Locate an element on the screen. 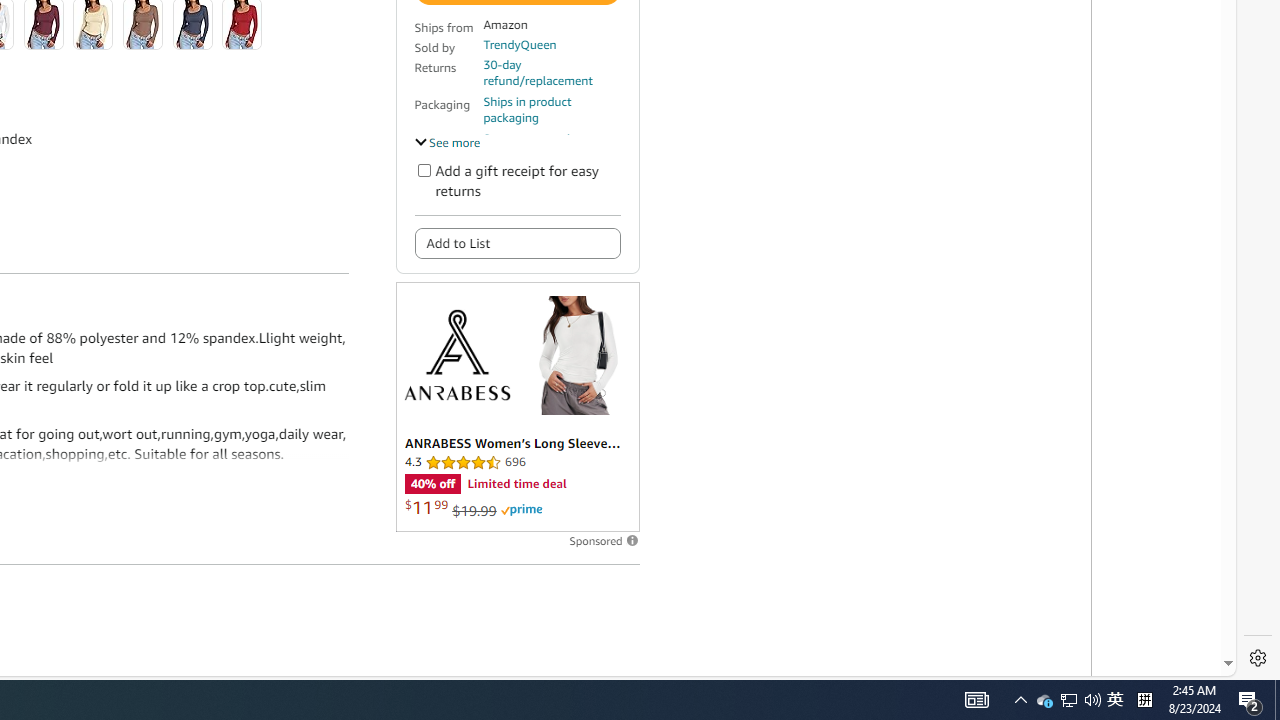 The width and height of the screenshot is (1280, 720). 'Sponsored ad' is located at coordinates (517, 406).